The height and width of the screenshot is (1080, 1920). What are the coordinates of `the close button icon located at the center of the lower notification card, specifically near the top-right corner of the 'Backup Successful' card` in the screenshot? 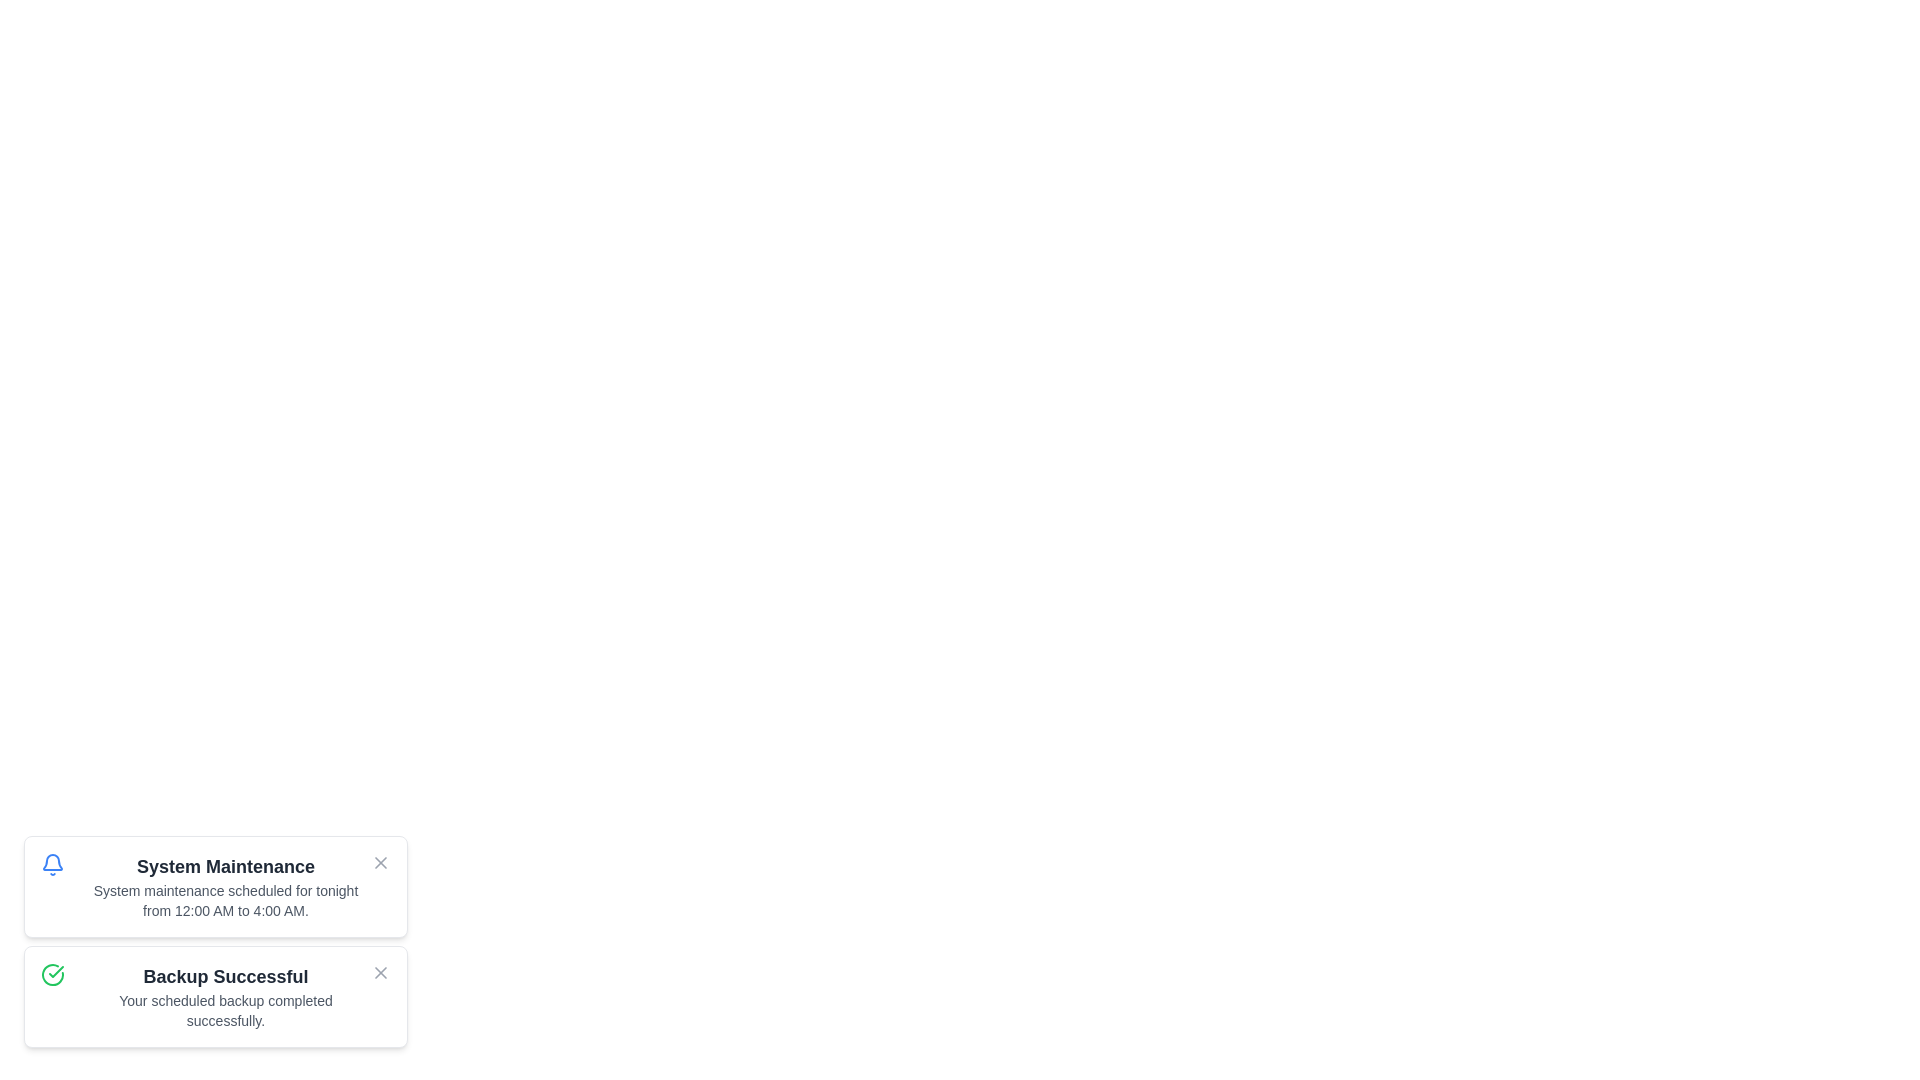 It's located at (380, 971).